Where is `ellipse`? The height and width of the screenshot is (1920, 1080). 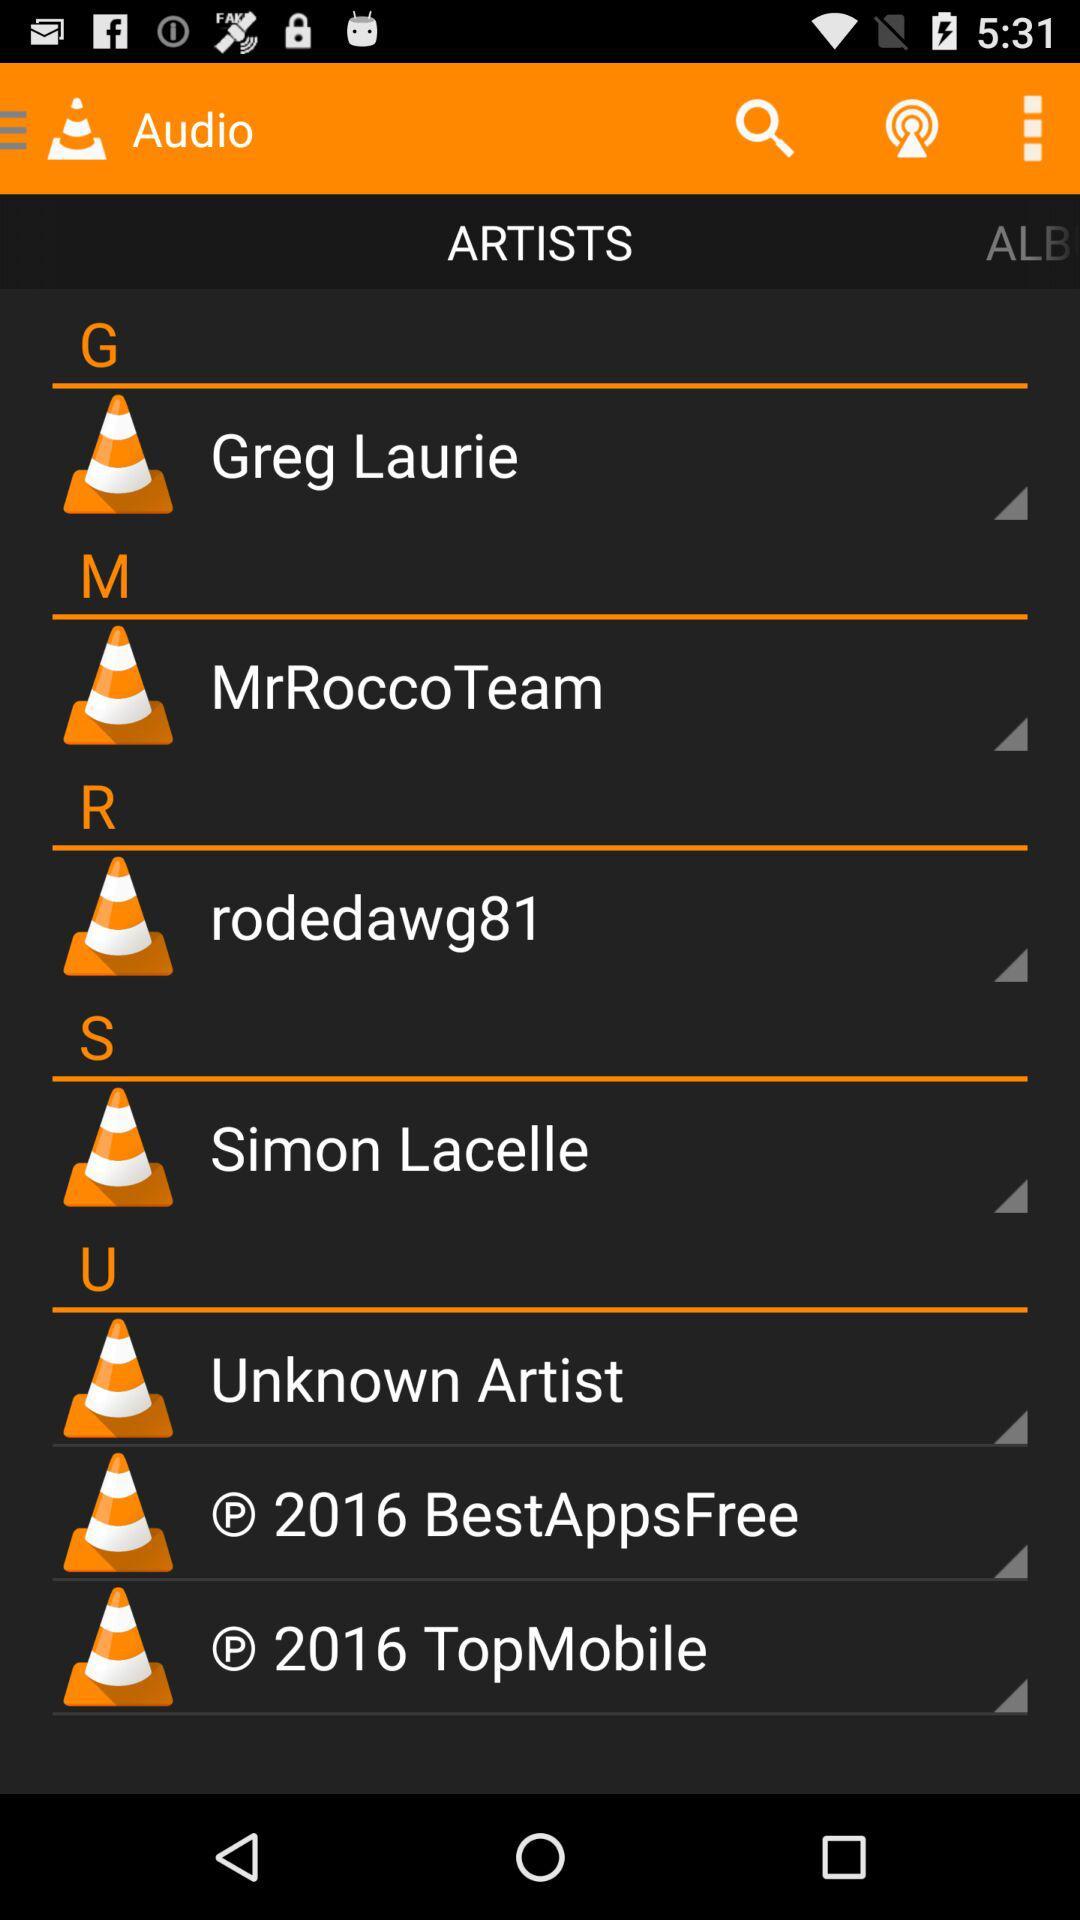
ellipse is located at coordinates (1032, 127).